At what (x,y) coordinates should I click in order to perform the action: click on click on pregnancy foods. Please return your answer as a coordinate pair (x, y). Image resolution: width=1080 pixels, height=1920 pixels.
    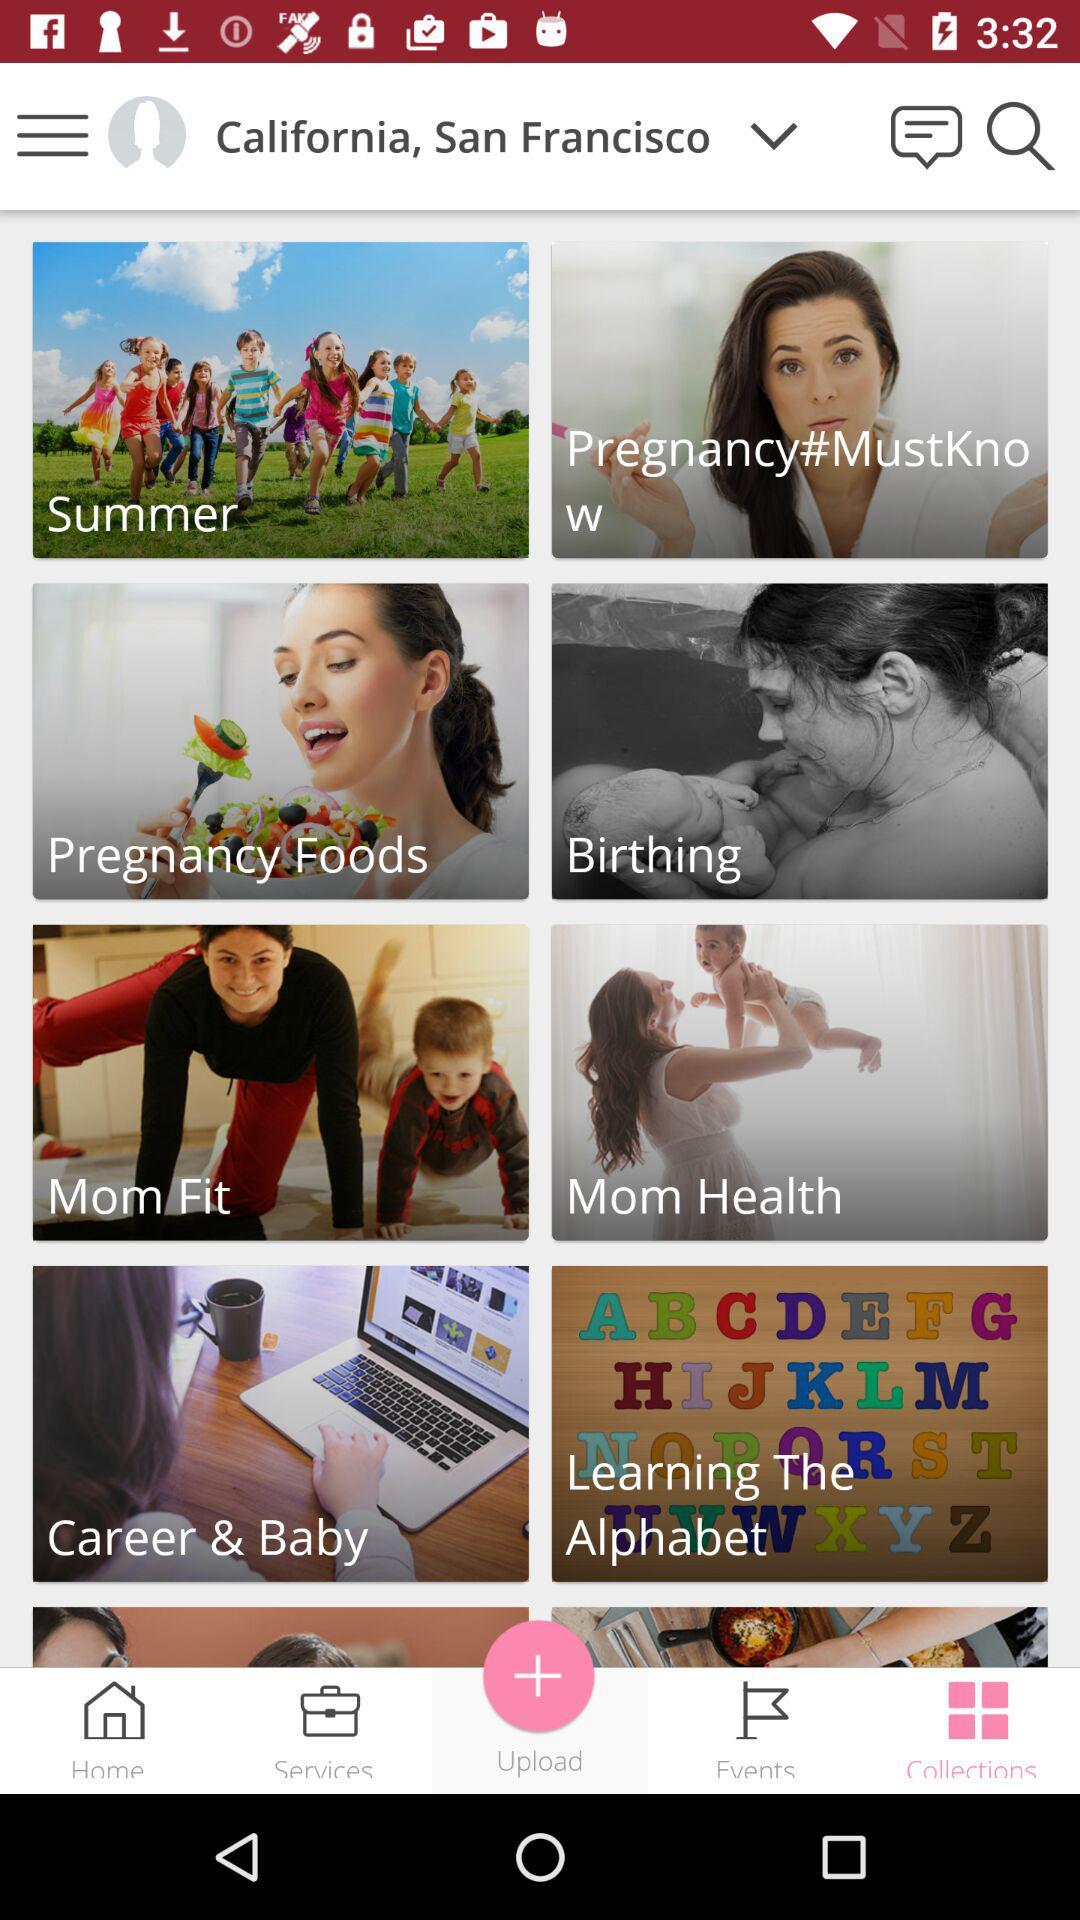
    Looking at the image, I should click on (280, 740).